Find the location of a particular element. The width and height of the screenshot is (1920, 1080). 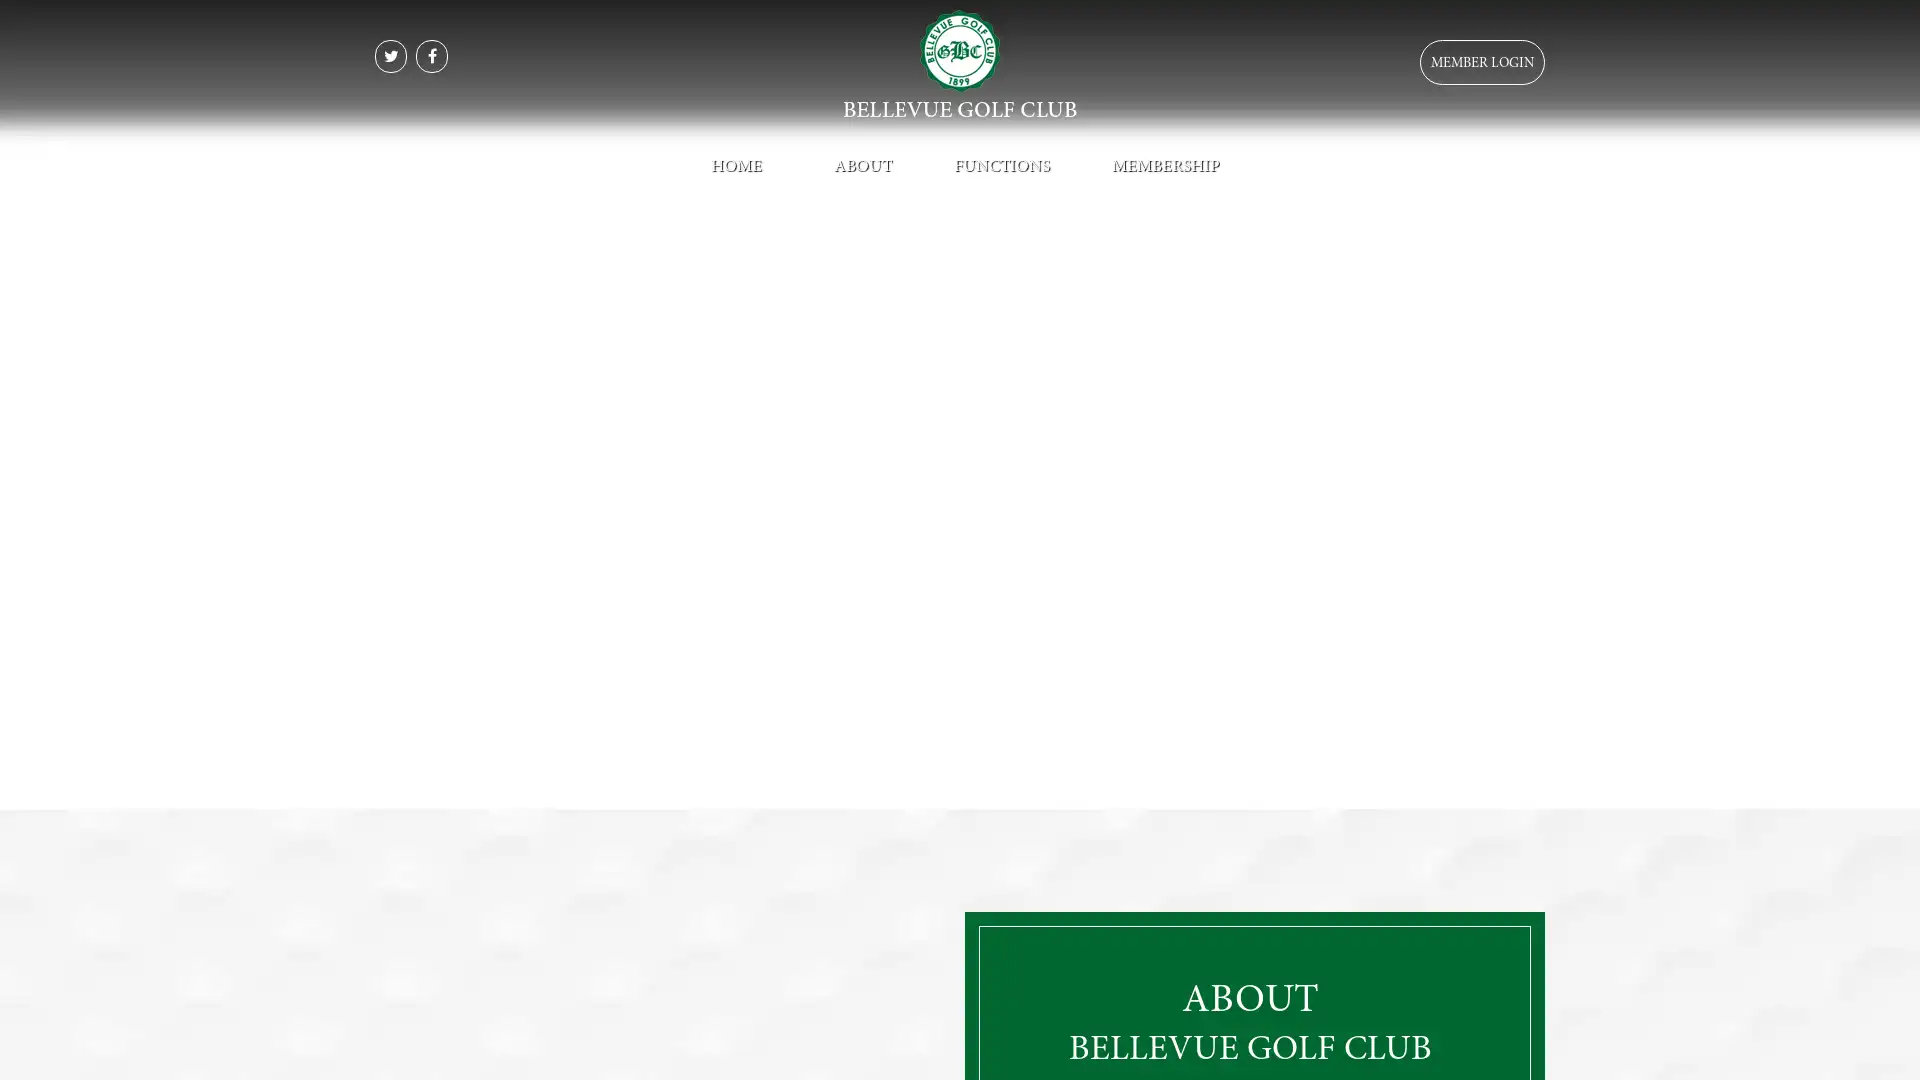

Unmute is located at coordinates (1512, 790).